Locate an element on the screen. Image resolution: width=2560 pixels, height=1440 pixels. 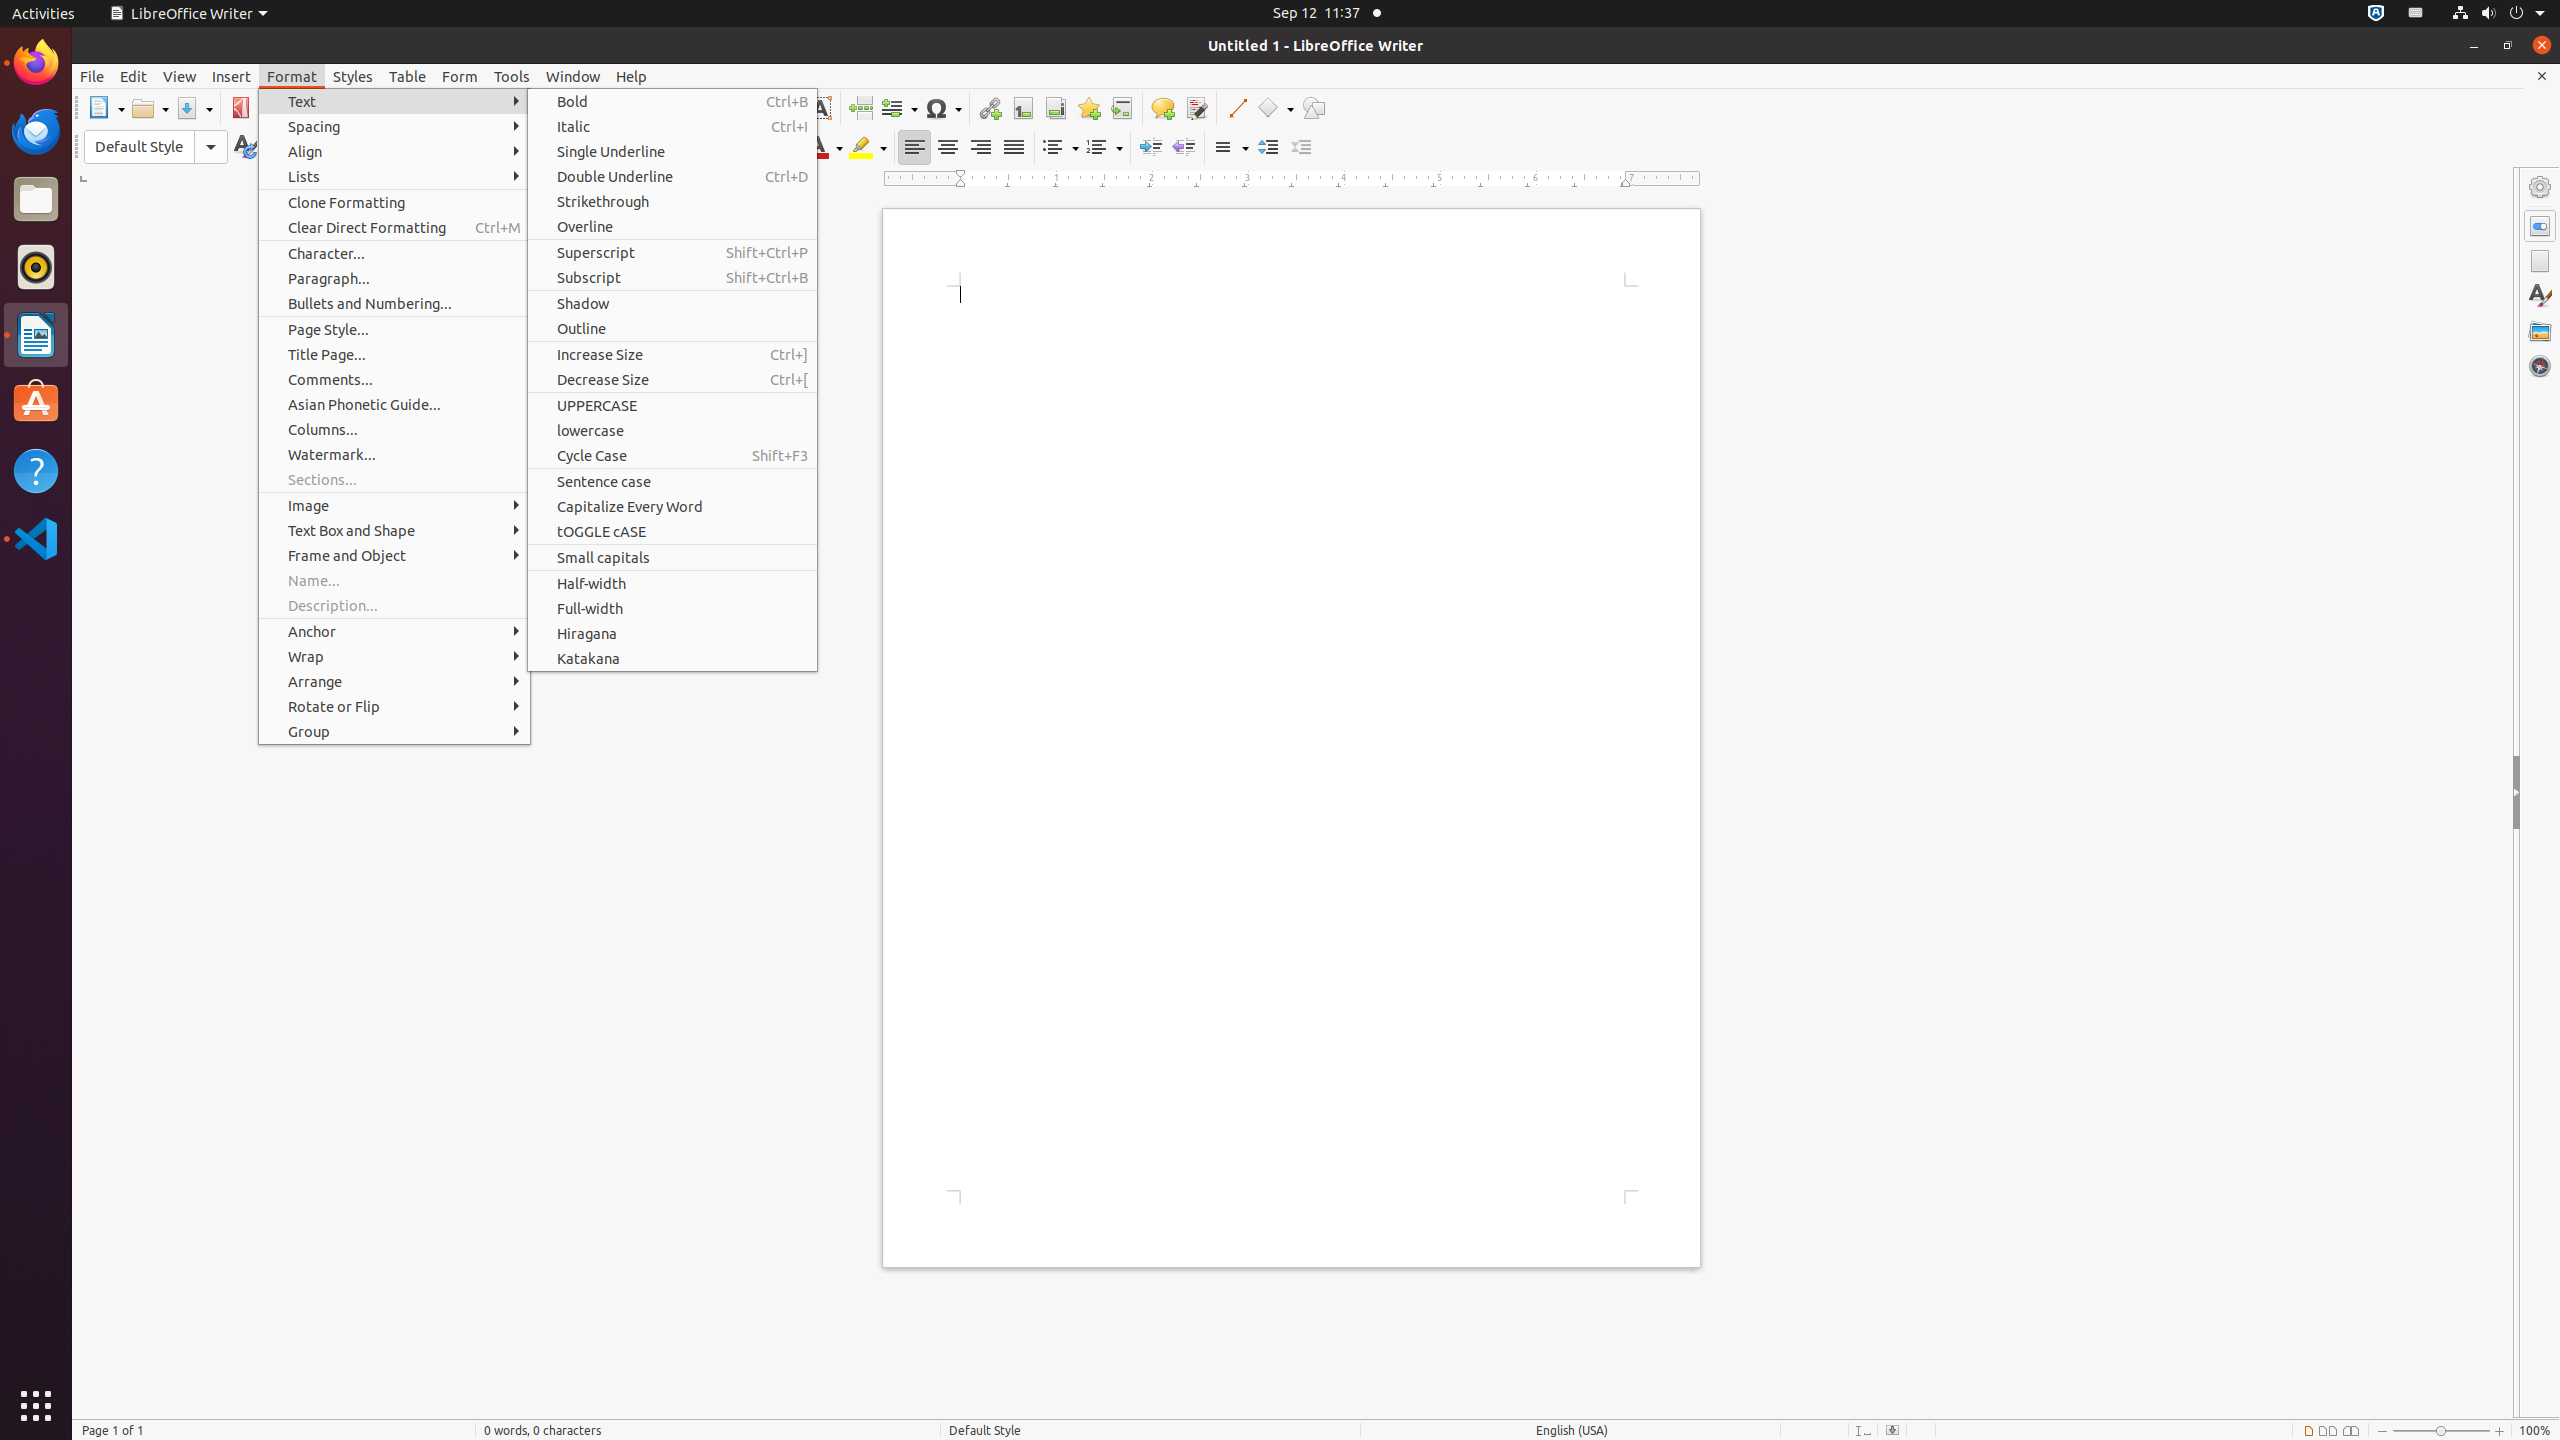
'Gallery' is located at coordinates (2539, 330).